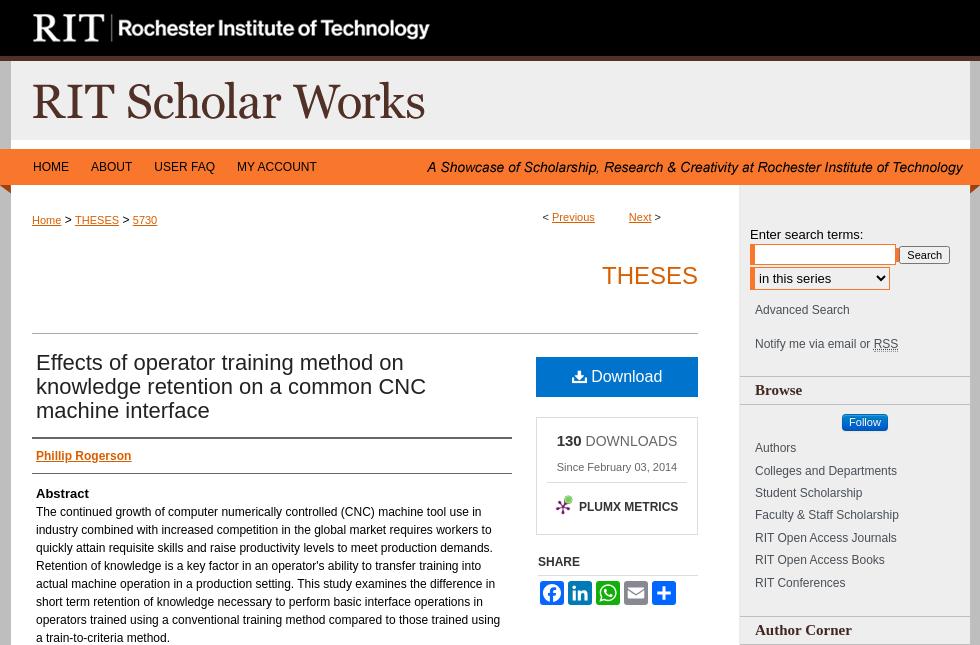  What do you see at coordinates (83, 454) in the screenshot?
I see `'Phillip Rogerson'` at bounding box center [83, 454].